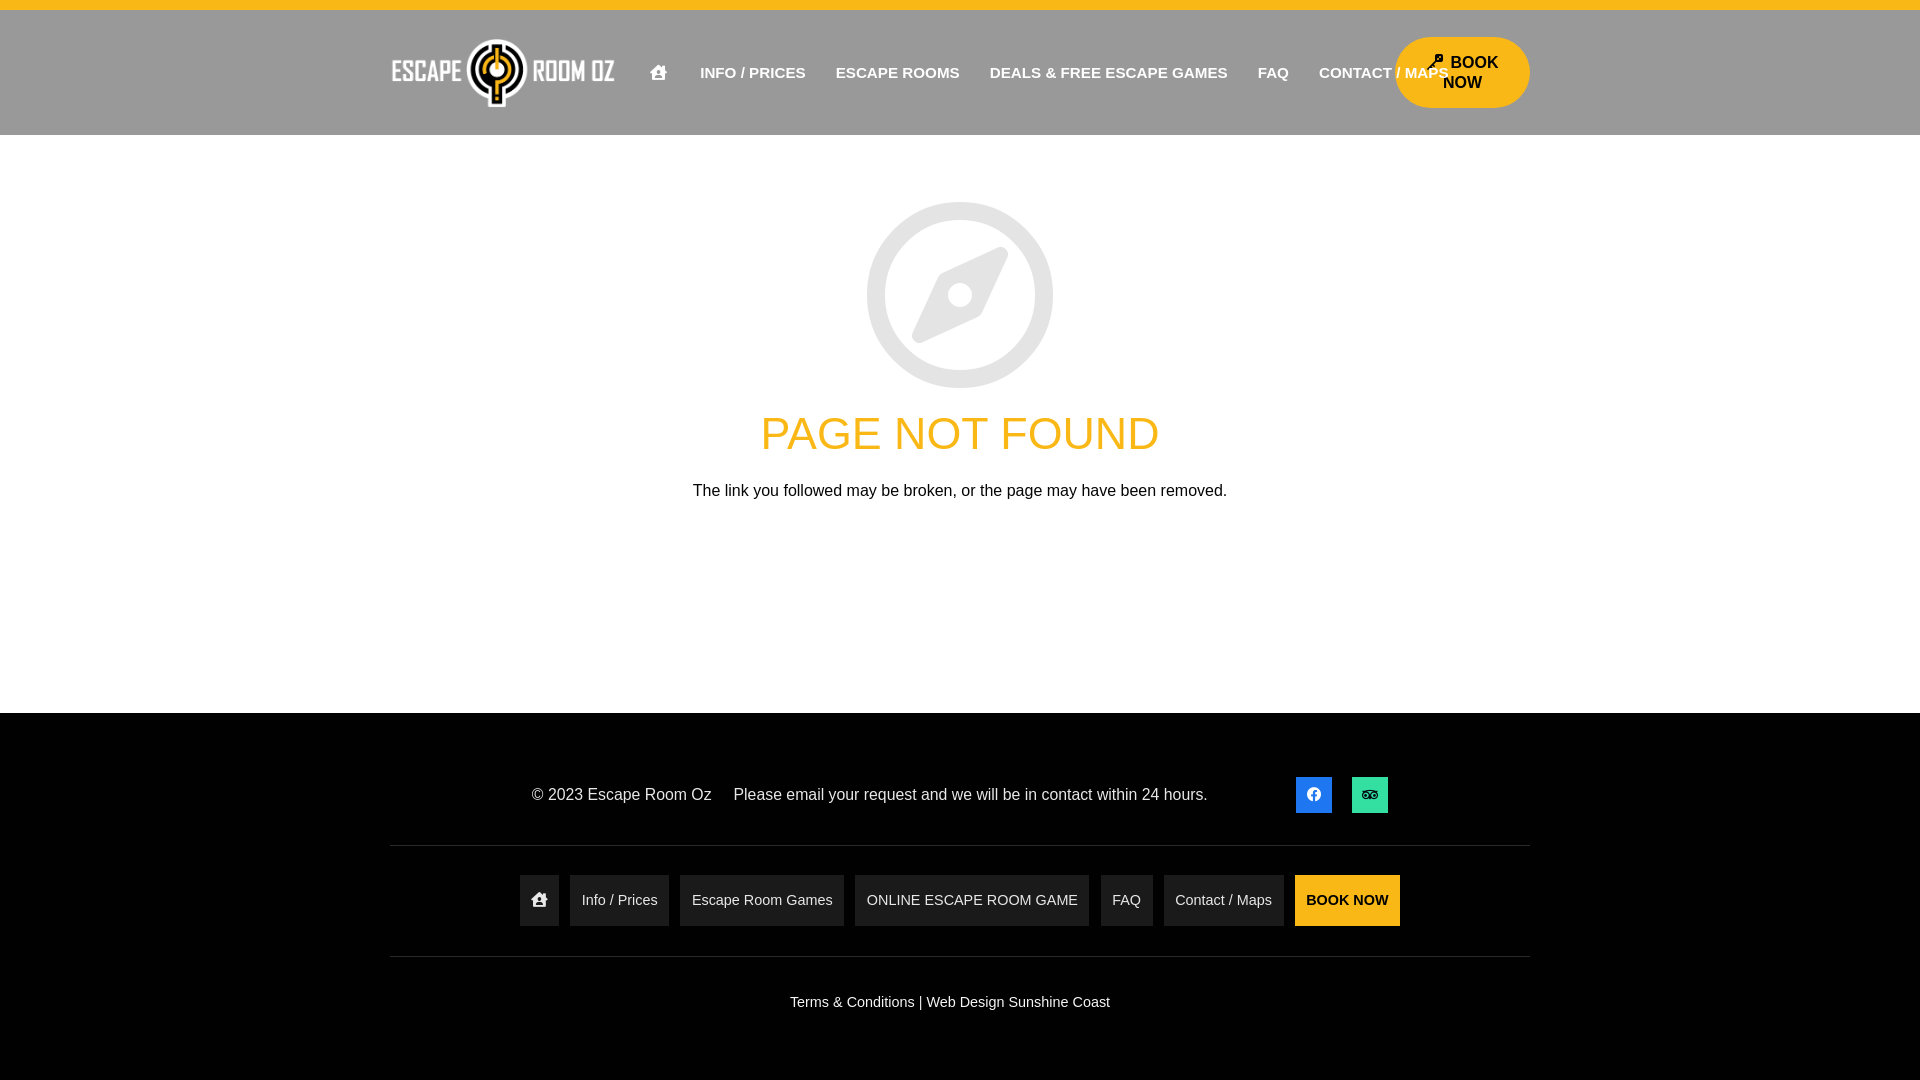 The width and height of the screenshot is (1920, 1080). What do you see at coordinates (1017, 1002) in the screenshot?
I see `'Web Design Sunshine Coast'` at bounding box center [1017, 1002].